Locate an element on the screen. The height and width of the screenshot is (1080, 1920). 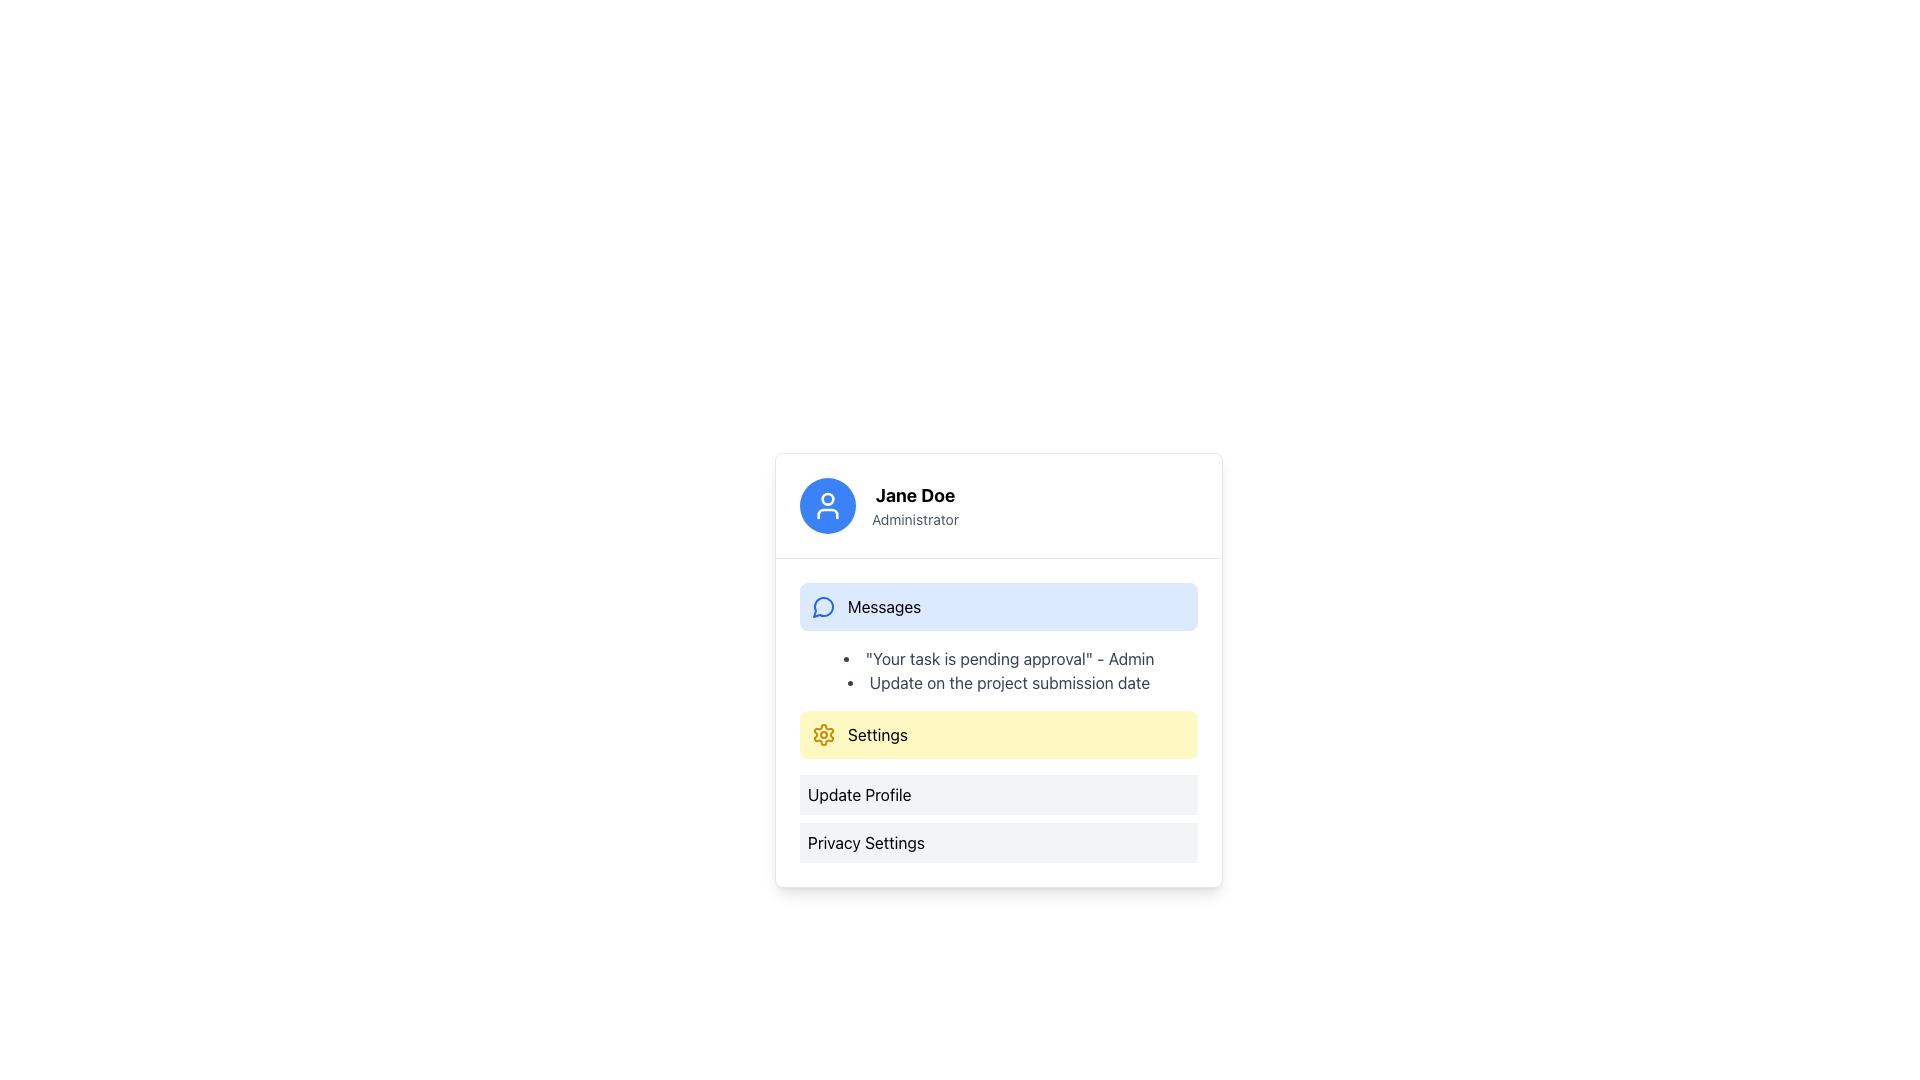
the privacy settings button located directly below the 'Update Profile' button is located at coordinates (998, 843).